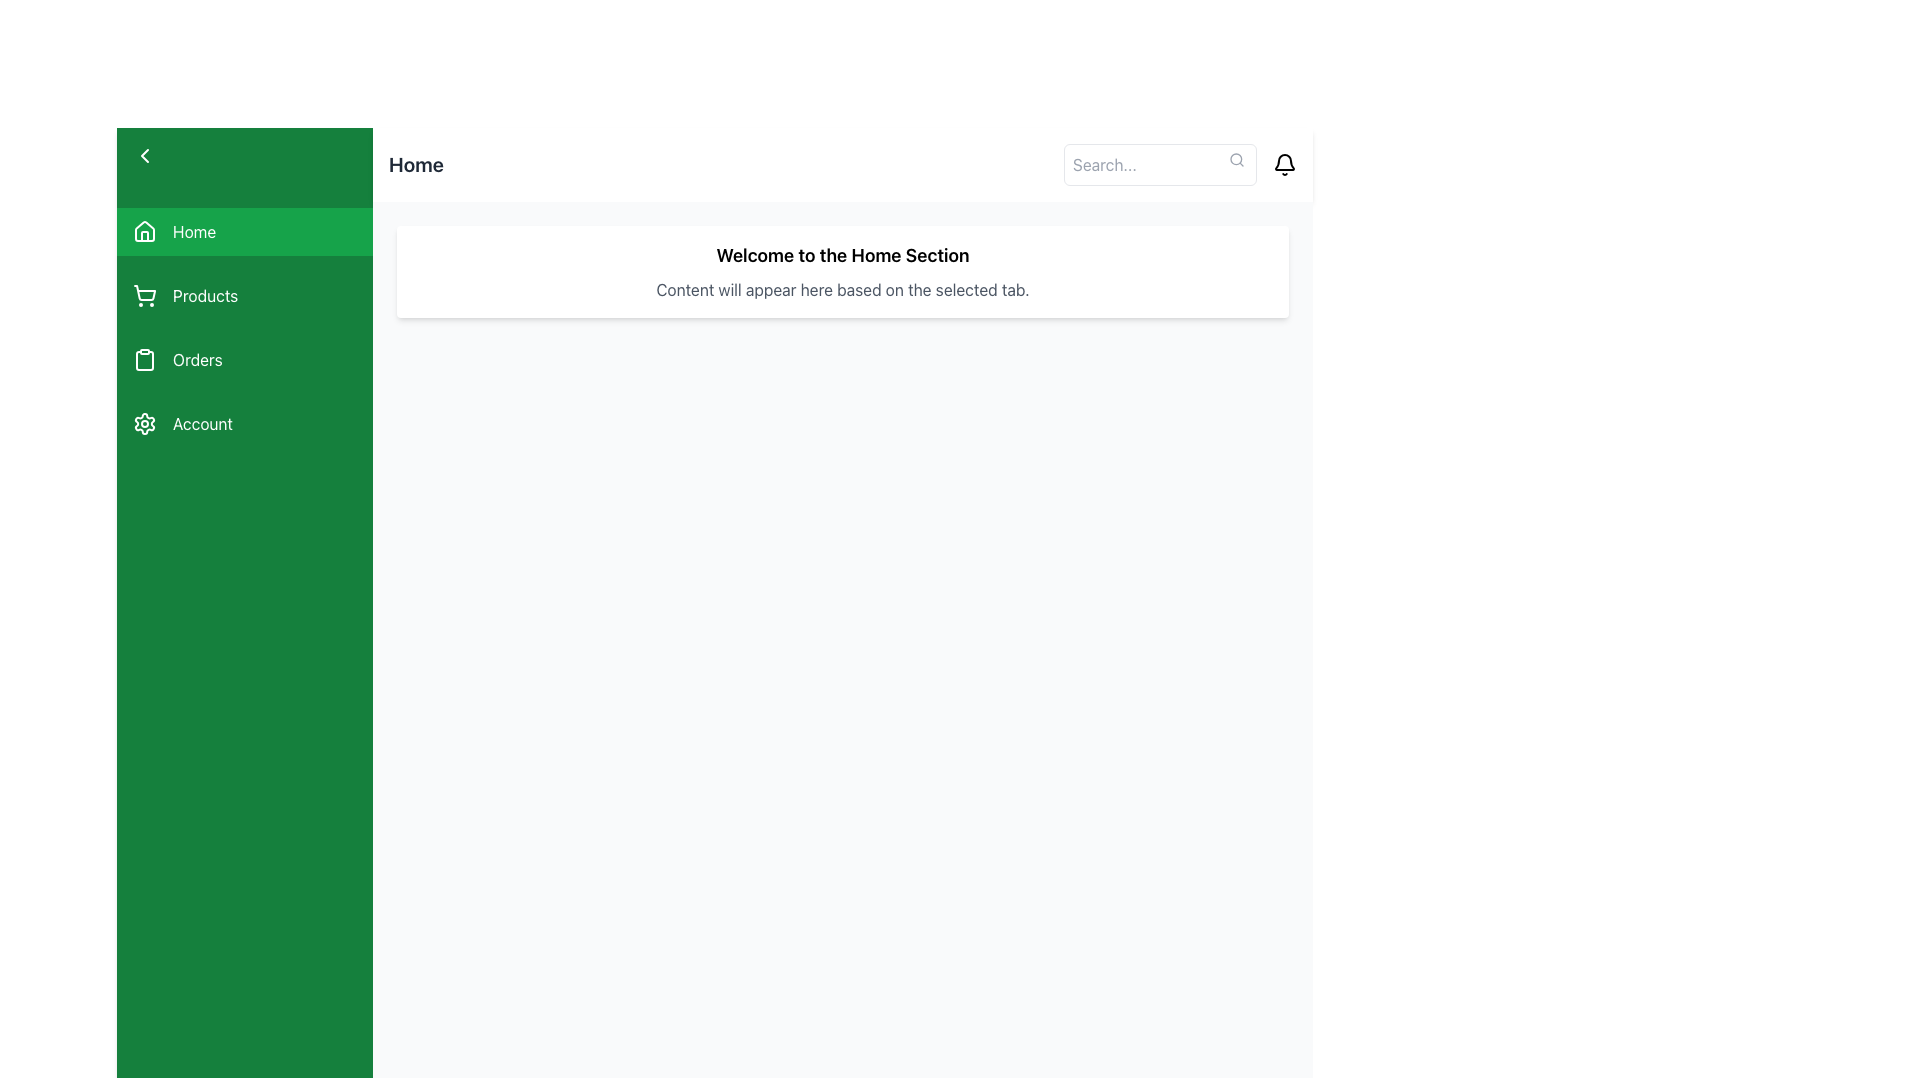 The width and height of the screenshot is (1920, 1080). What do you see at coordinates (843, 289) in the screenshot?
I see `dynamic content feedback text located directly below the heading 'Welcome to the Home Section' in the card` at bounding box center [843, 289].